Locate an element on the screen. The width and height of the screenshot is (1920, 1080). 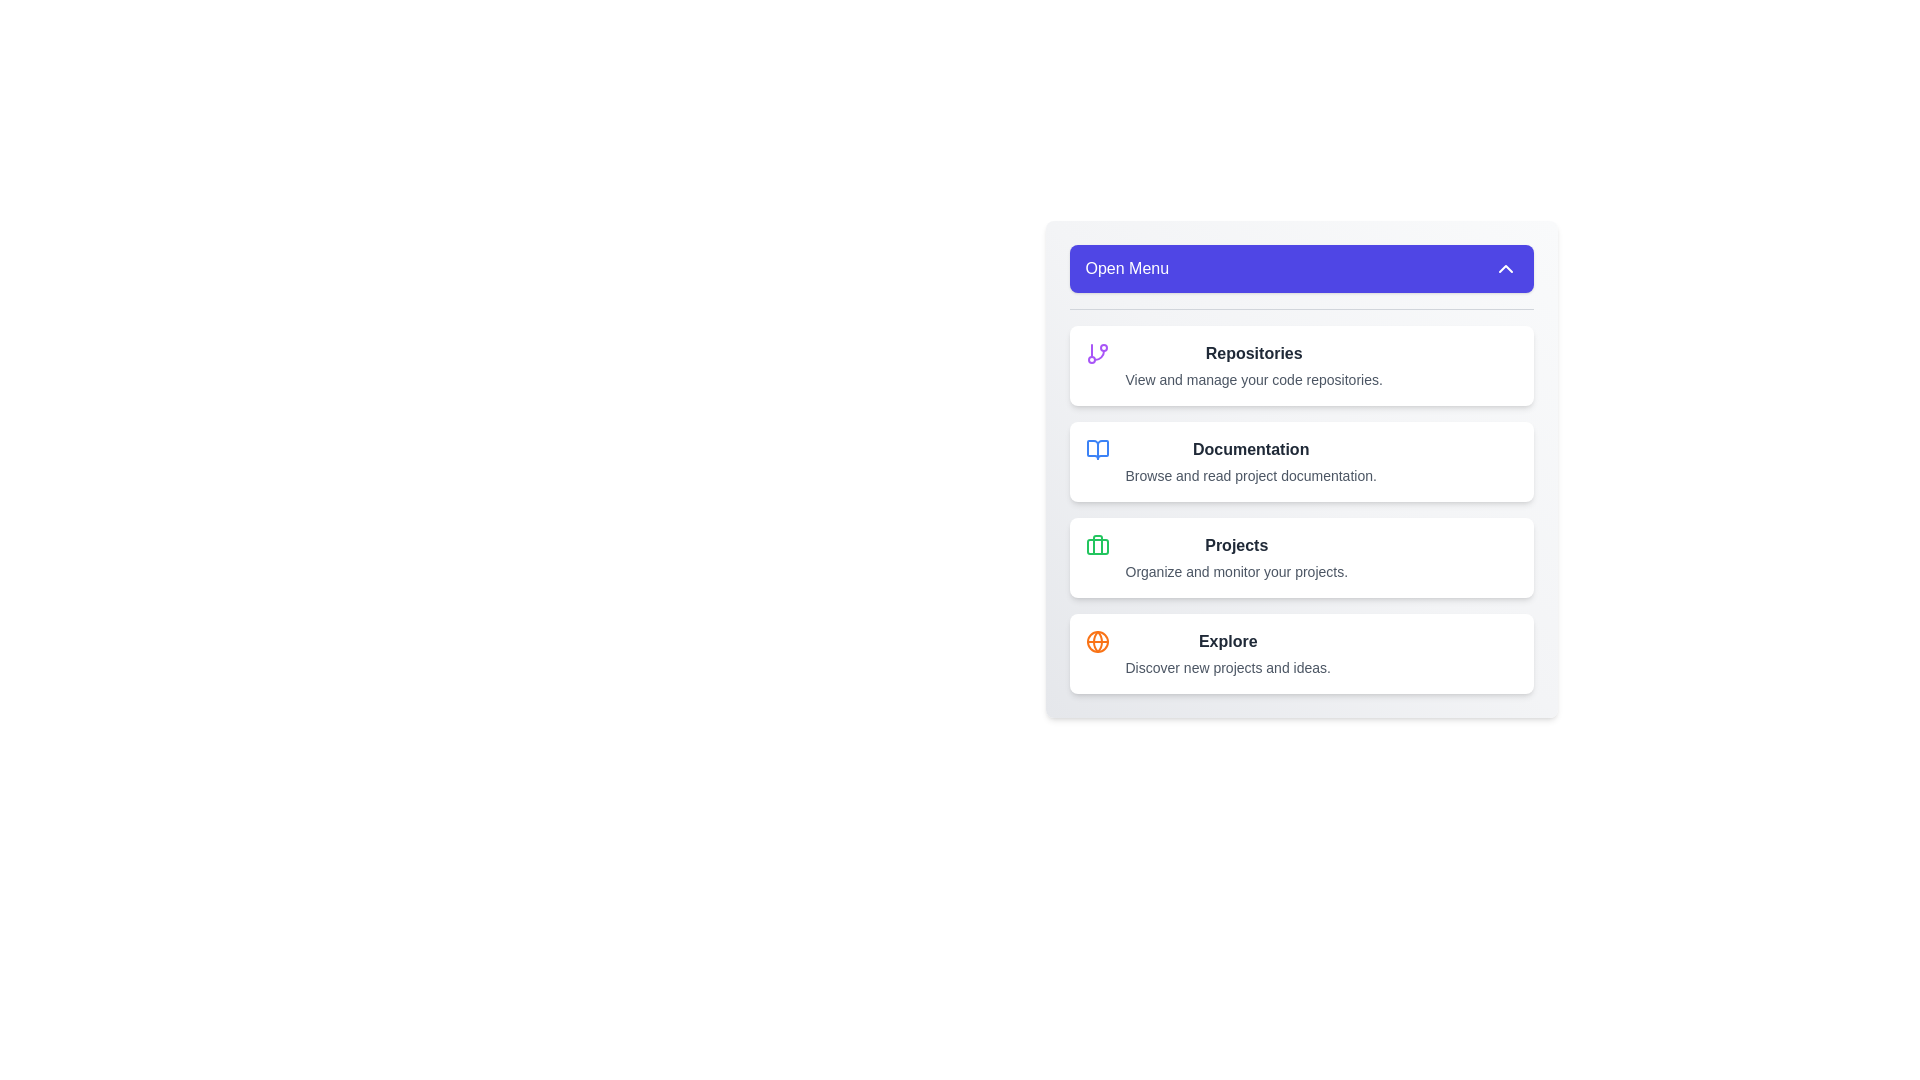
the visual representation of the curving line styled in purple, which is the fourth subcomponent of the graphical icon located to the left of the 'Repositories' label in the vertical menu list is located at coordinates (1098, 354).